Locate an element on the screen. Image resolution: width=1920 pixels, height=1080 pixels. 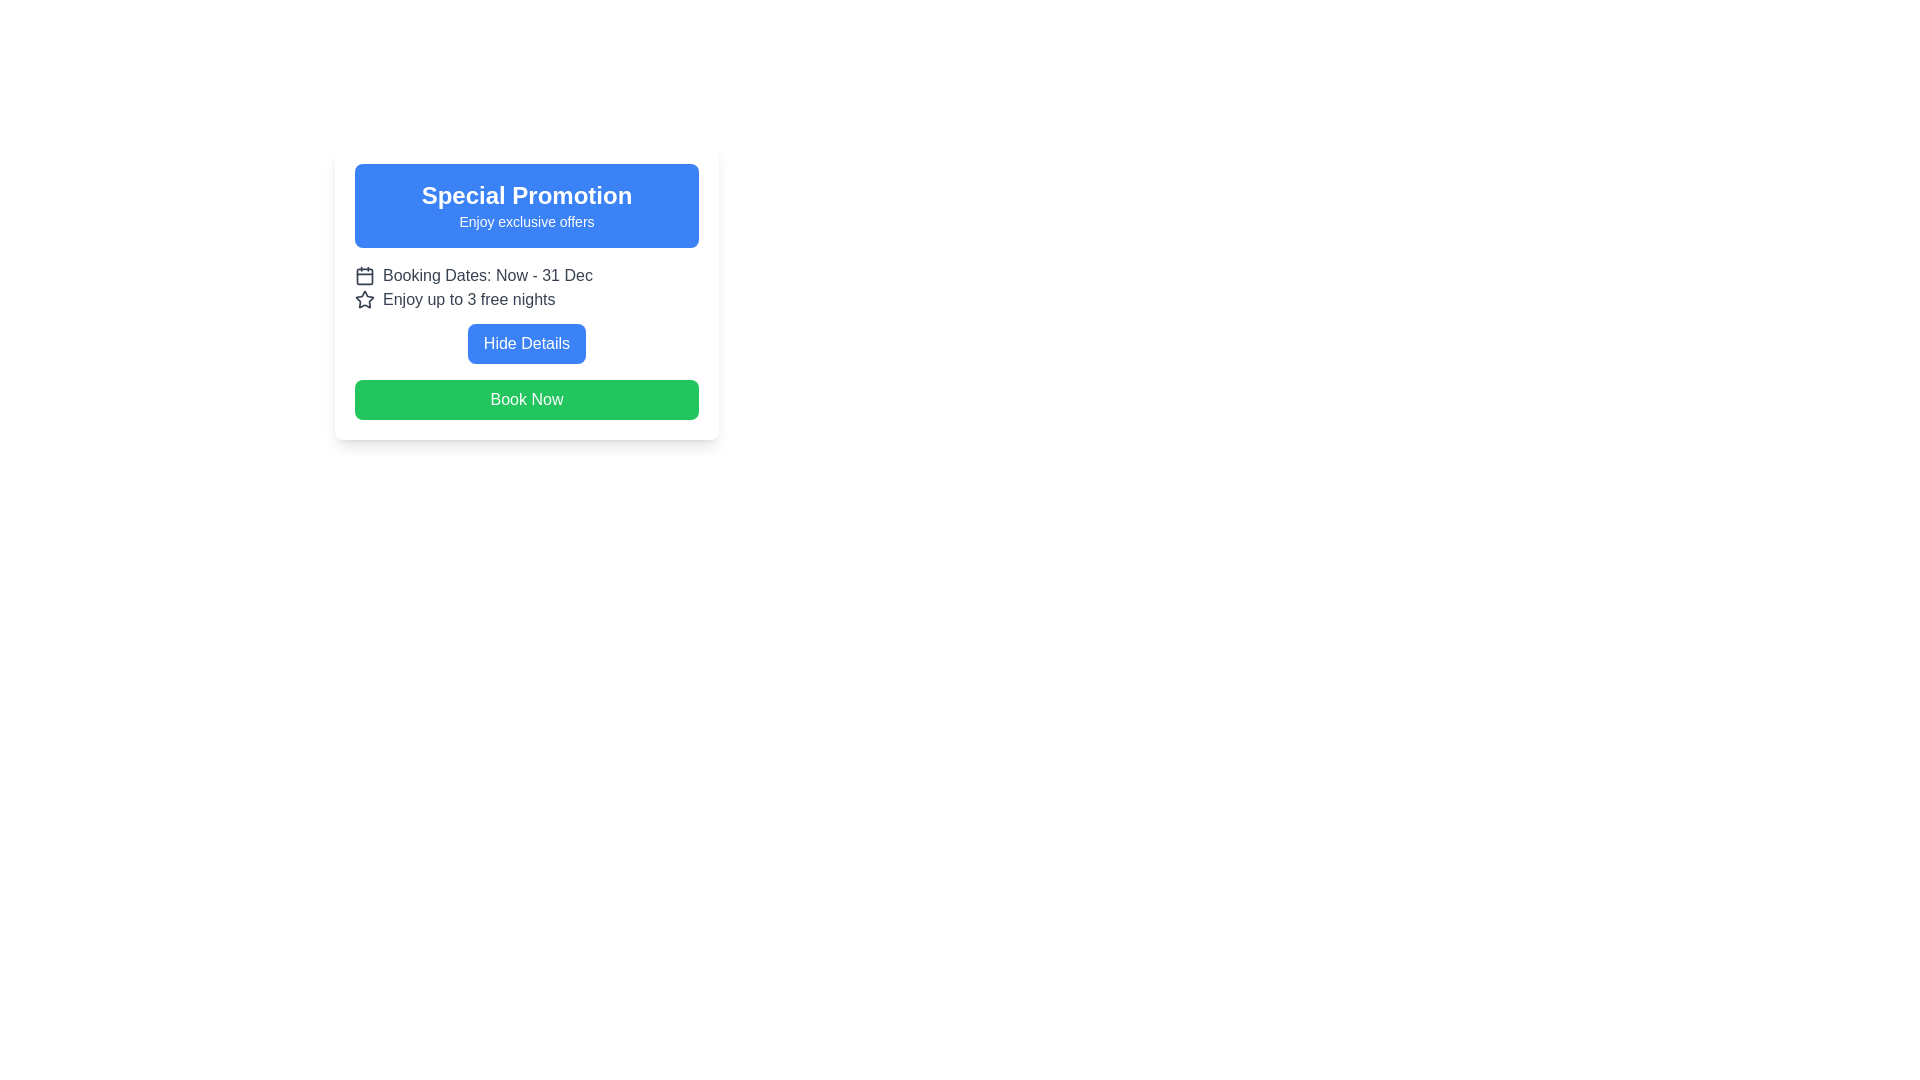
the 'Text Display with Icon' element that provides information about the booking dates for a promotion, located directly below the 'Special Promotion' heading is located at coordinates (527, 276).